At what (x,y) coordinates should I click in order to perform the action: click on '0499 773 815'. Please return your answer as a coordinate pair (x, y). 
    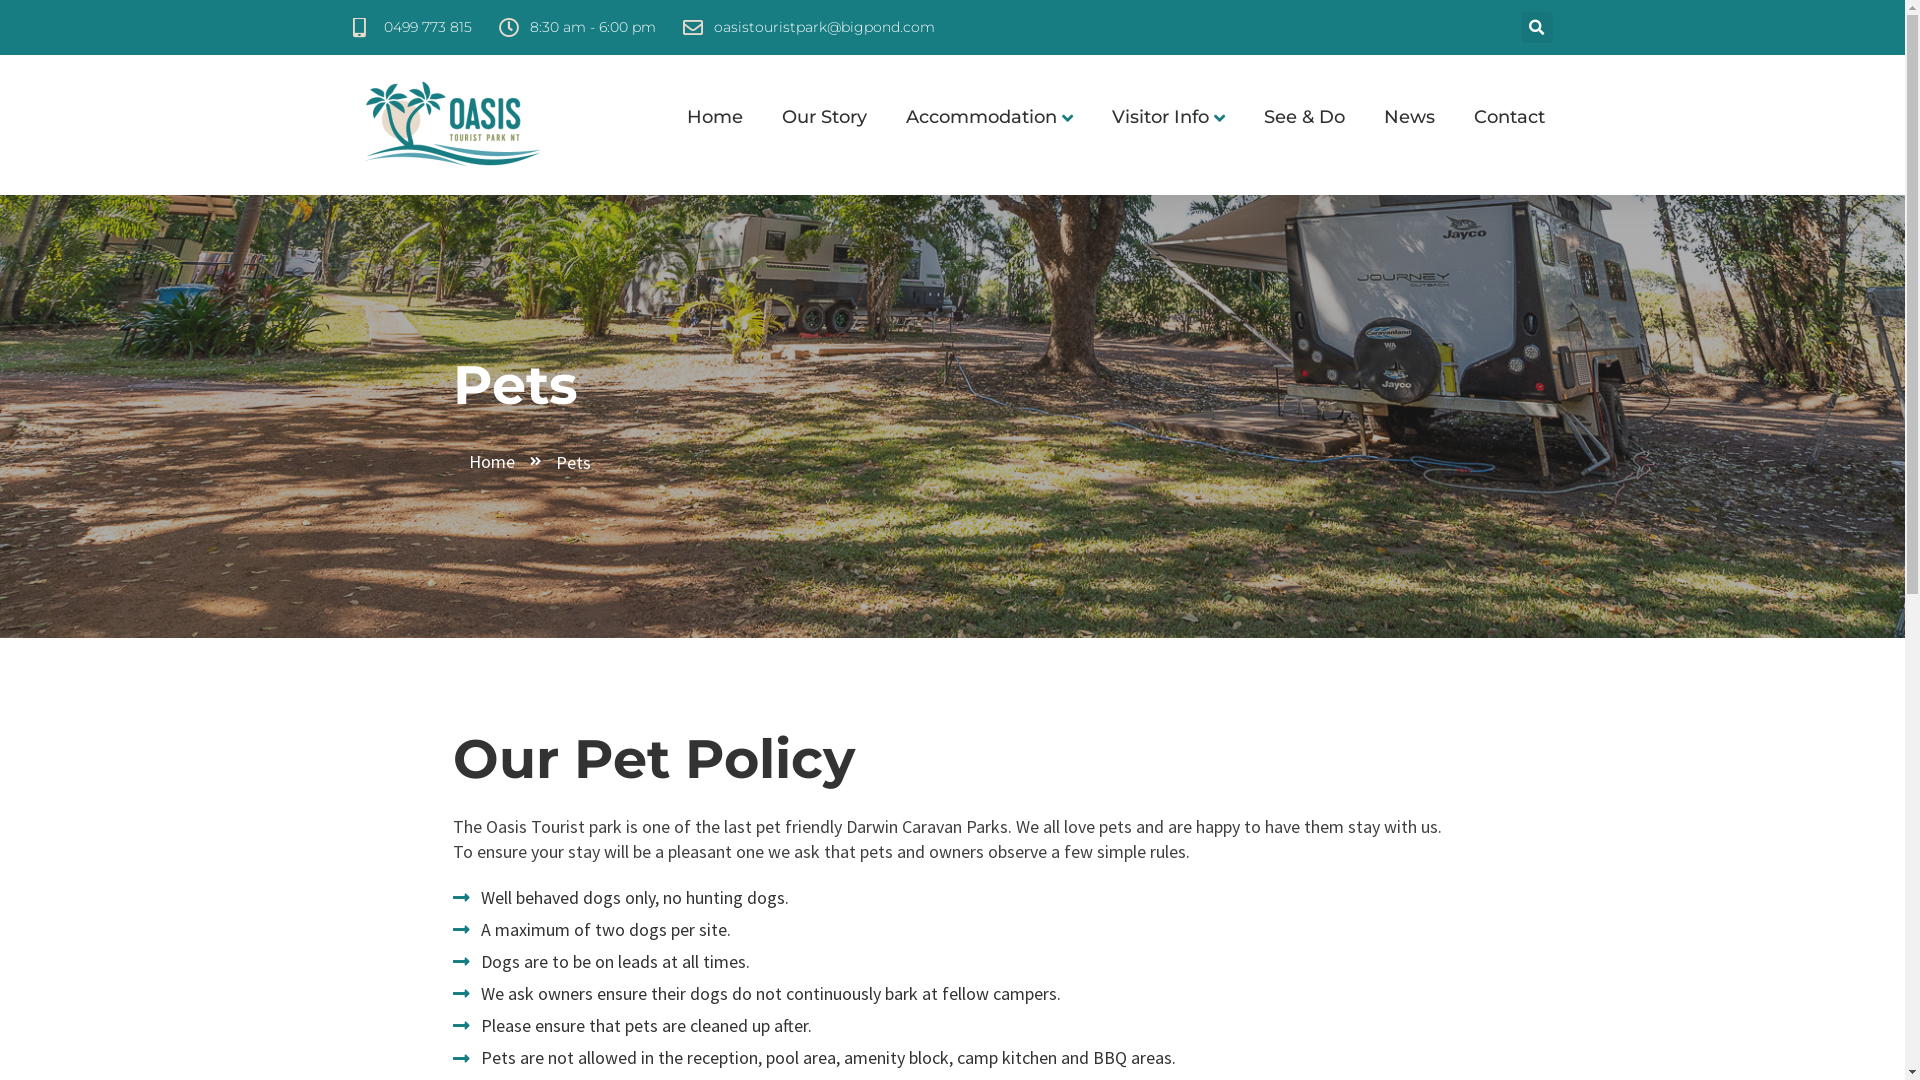
    Looking at the image, I should click on (410, 27).